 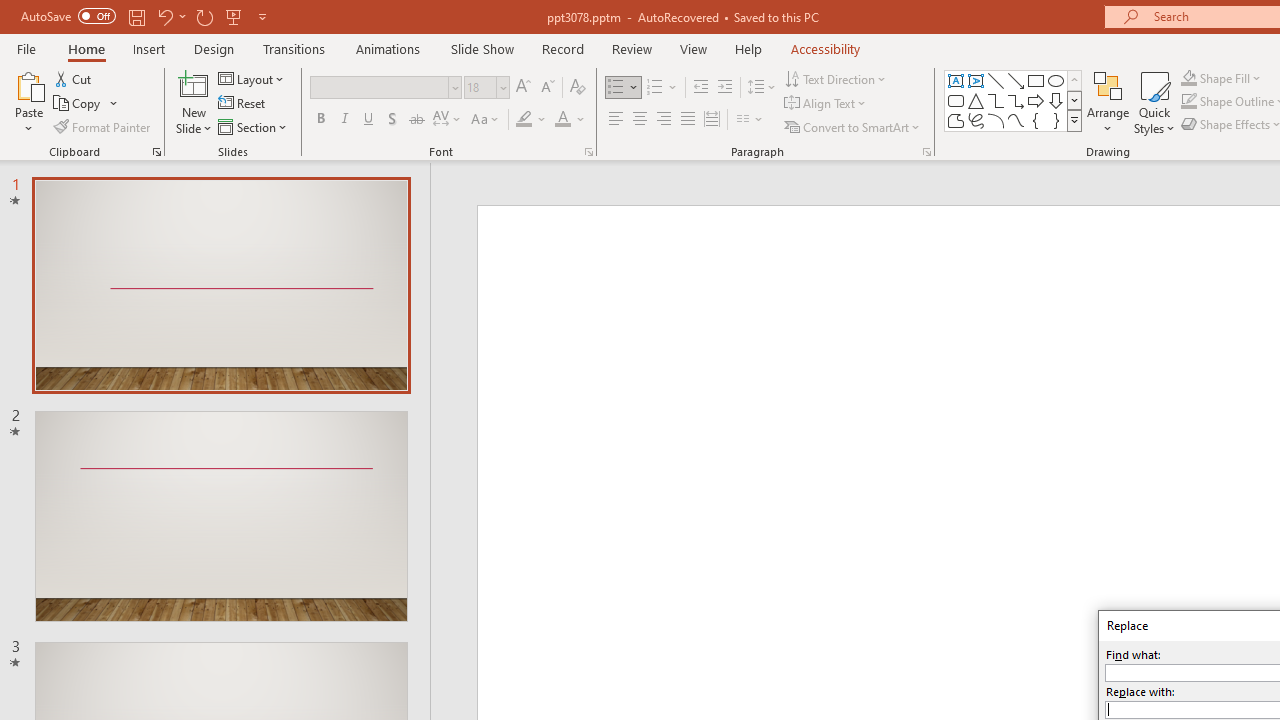 I want to click on 'Strikethrough', so click(x=415, y=119).